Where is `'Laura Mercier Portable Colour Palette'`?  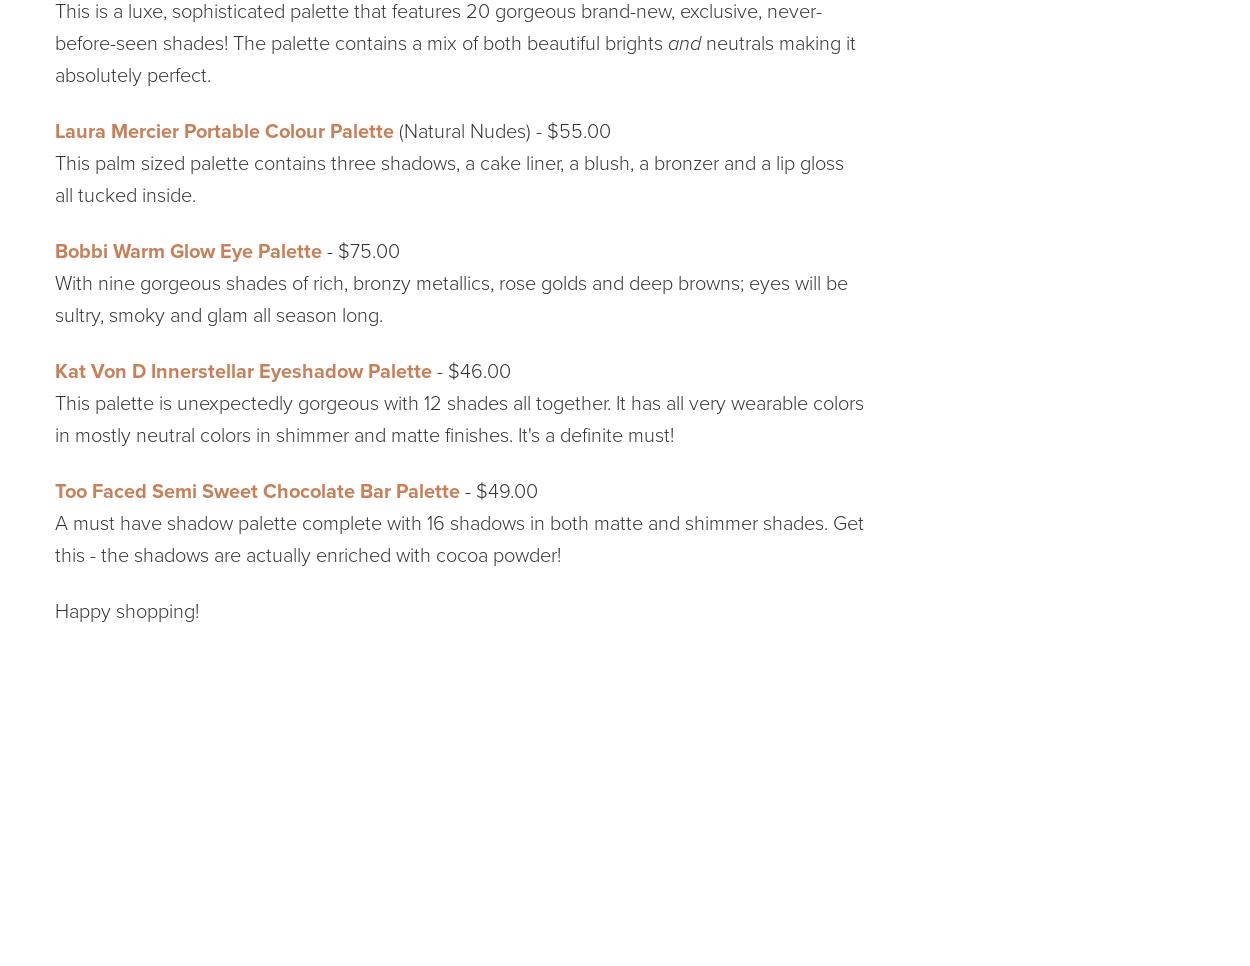
'Laura Mercier Portable Colour Palette' is located at coordinates (223, 130).